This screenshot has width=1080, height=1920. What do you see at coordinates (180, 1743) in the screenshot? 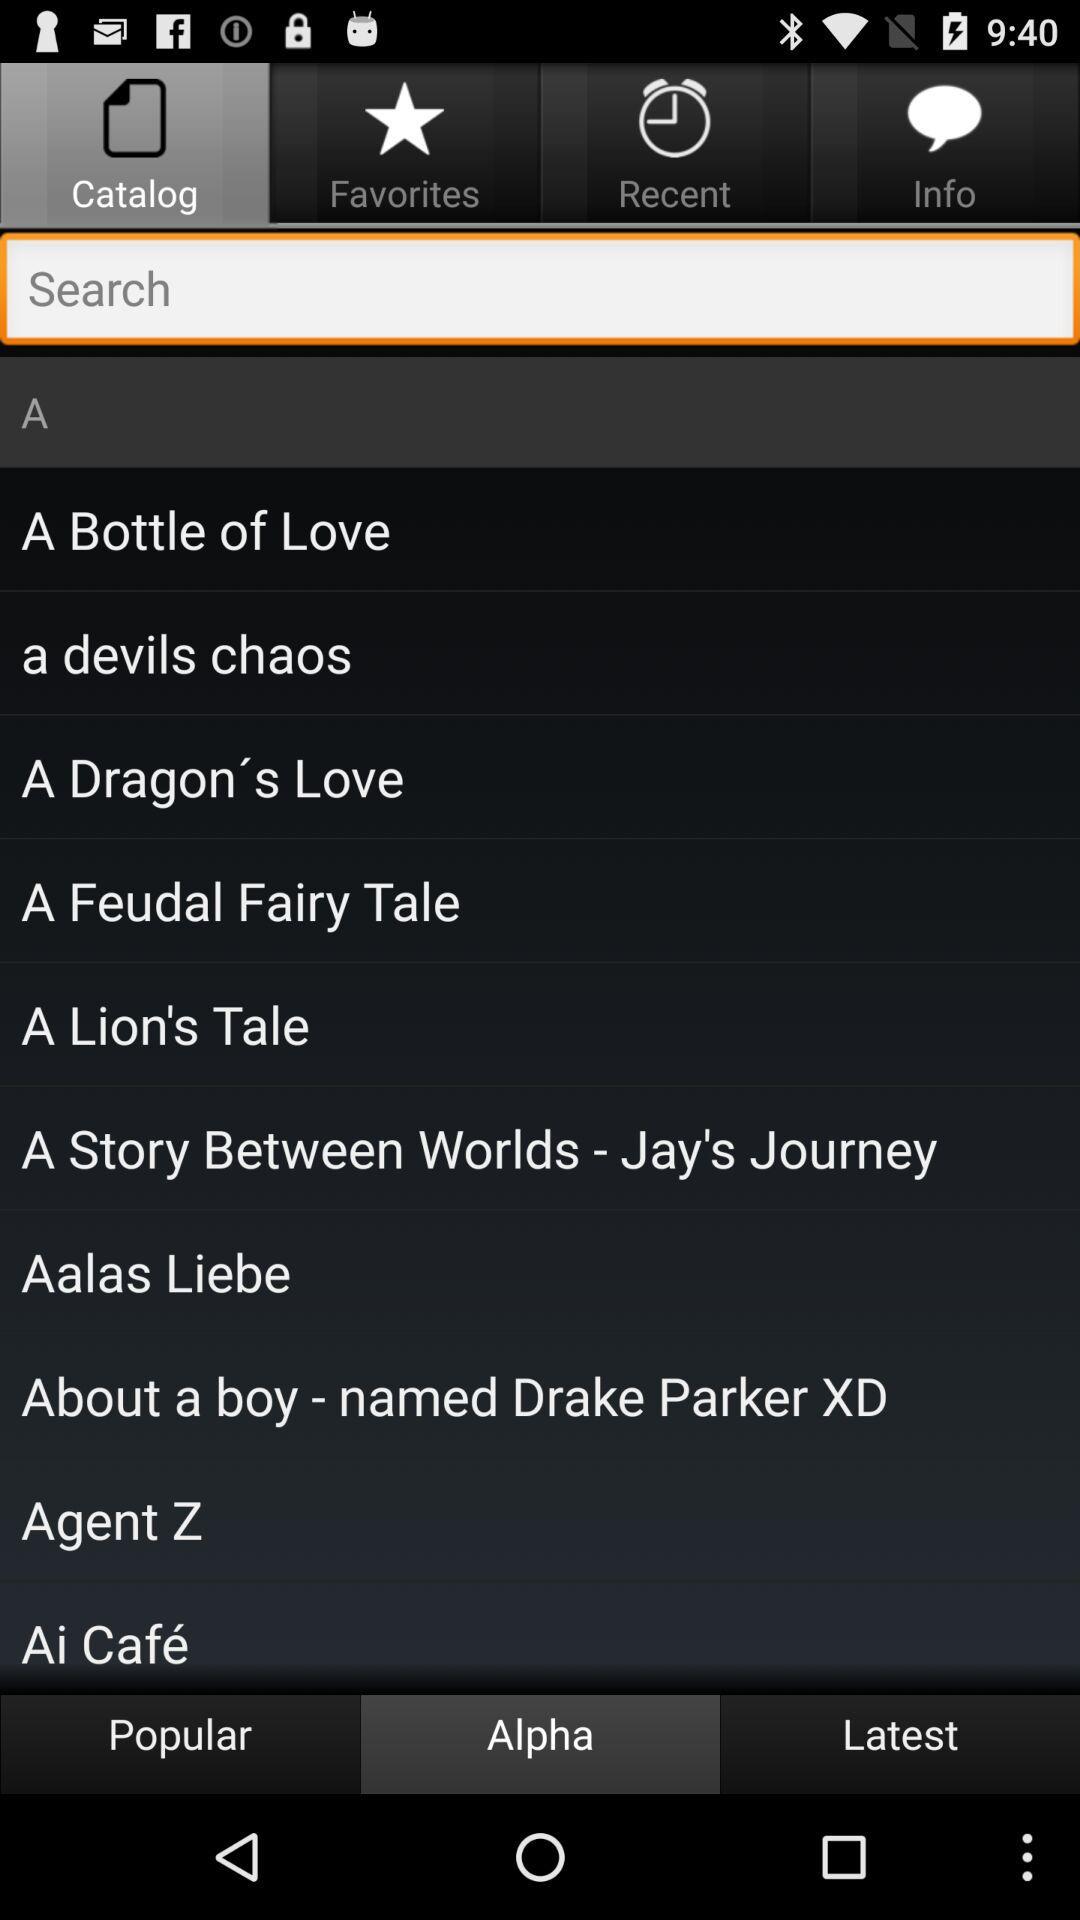
I see `icon to the left of the alpha icon` at bounding box center [180, 1743].